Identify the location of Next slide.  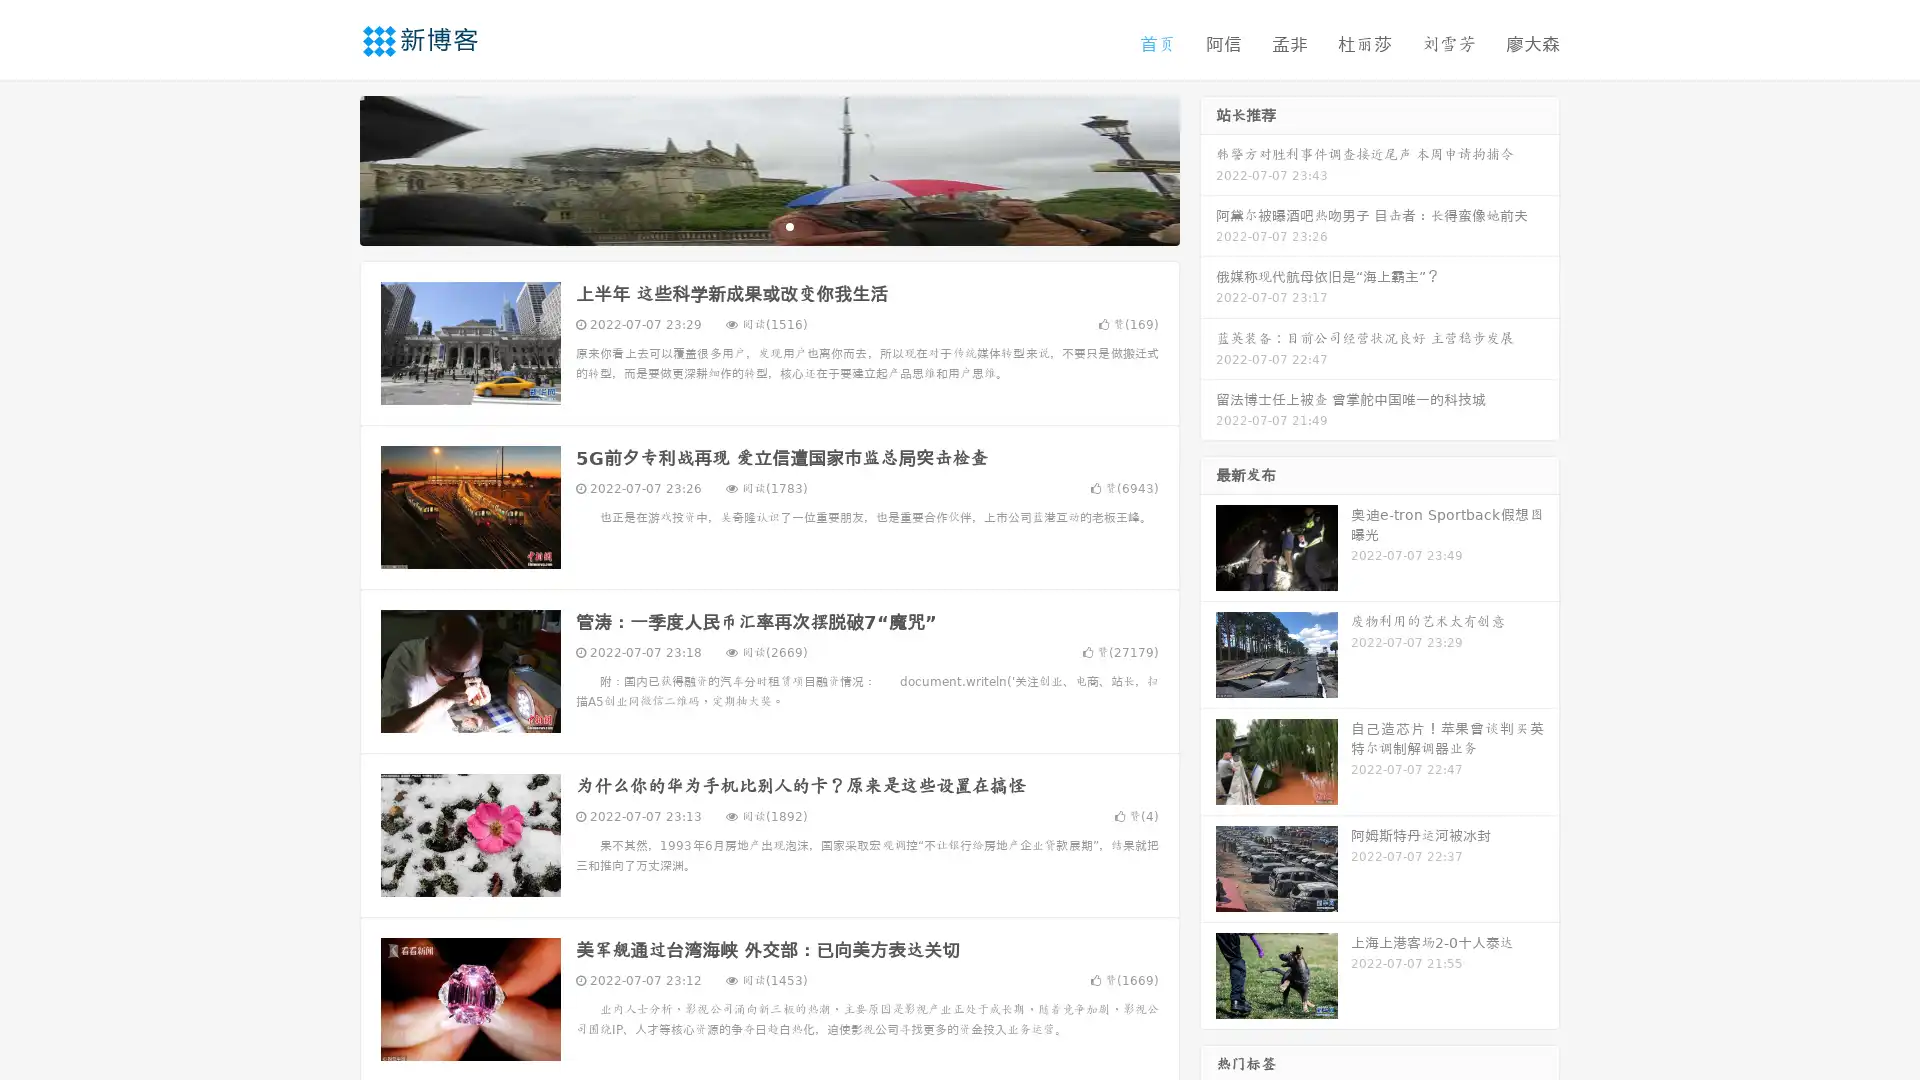
(1208, 168).